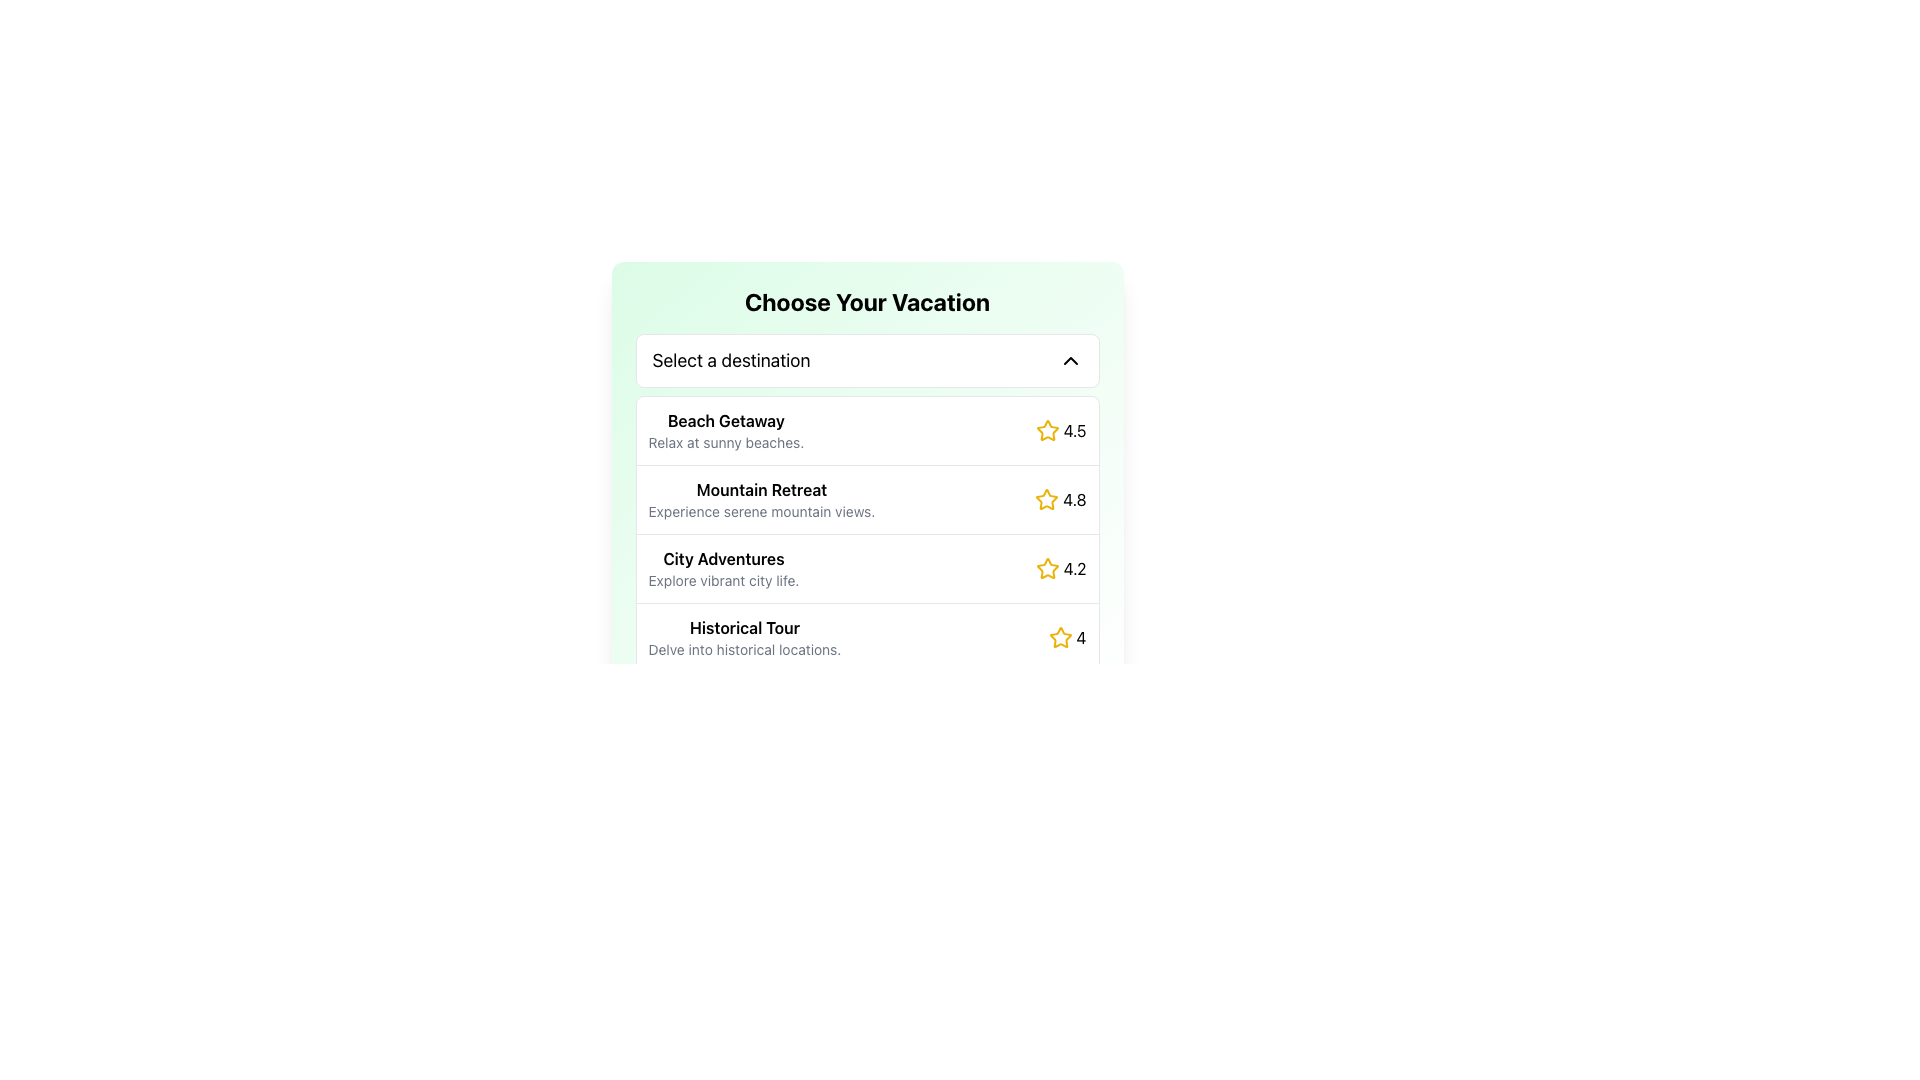 Image resolution: width=1920 pixels, height=1080 pixels. I want to click on the subtitle text reading 'Relax at sunny beaches.' which is styled in a smaller font with a light gray color and positioned below the 'Beach Getaway' header, so click(725, 442).